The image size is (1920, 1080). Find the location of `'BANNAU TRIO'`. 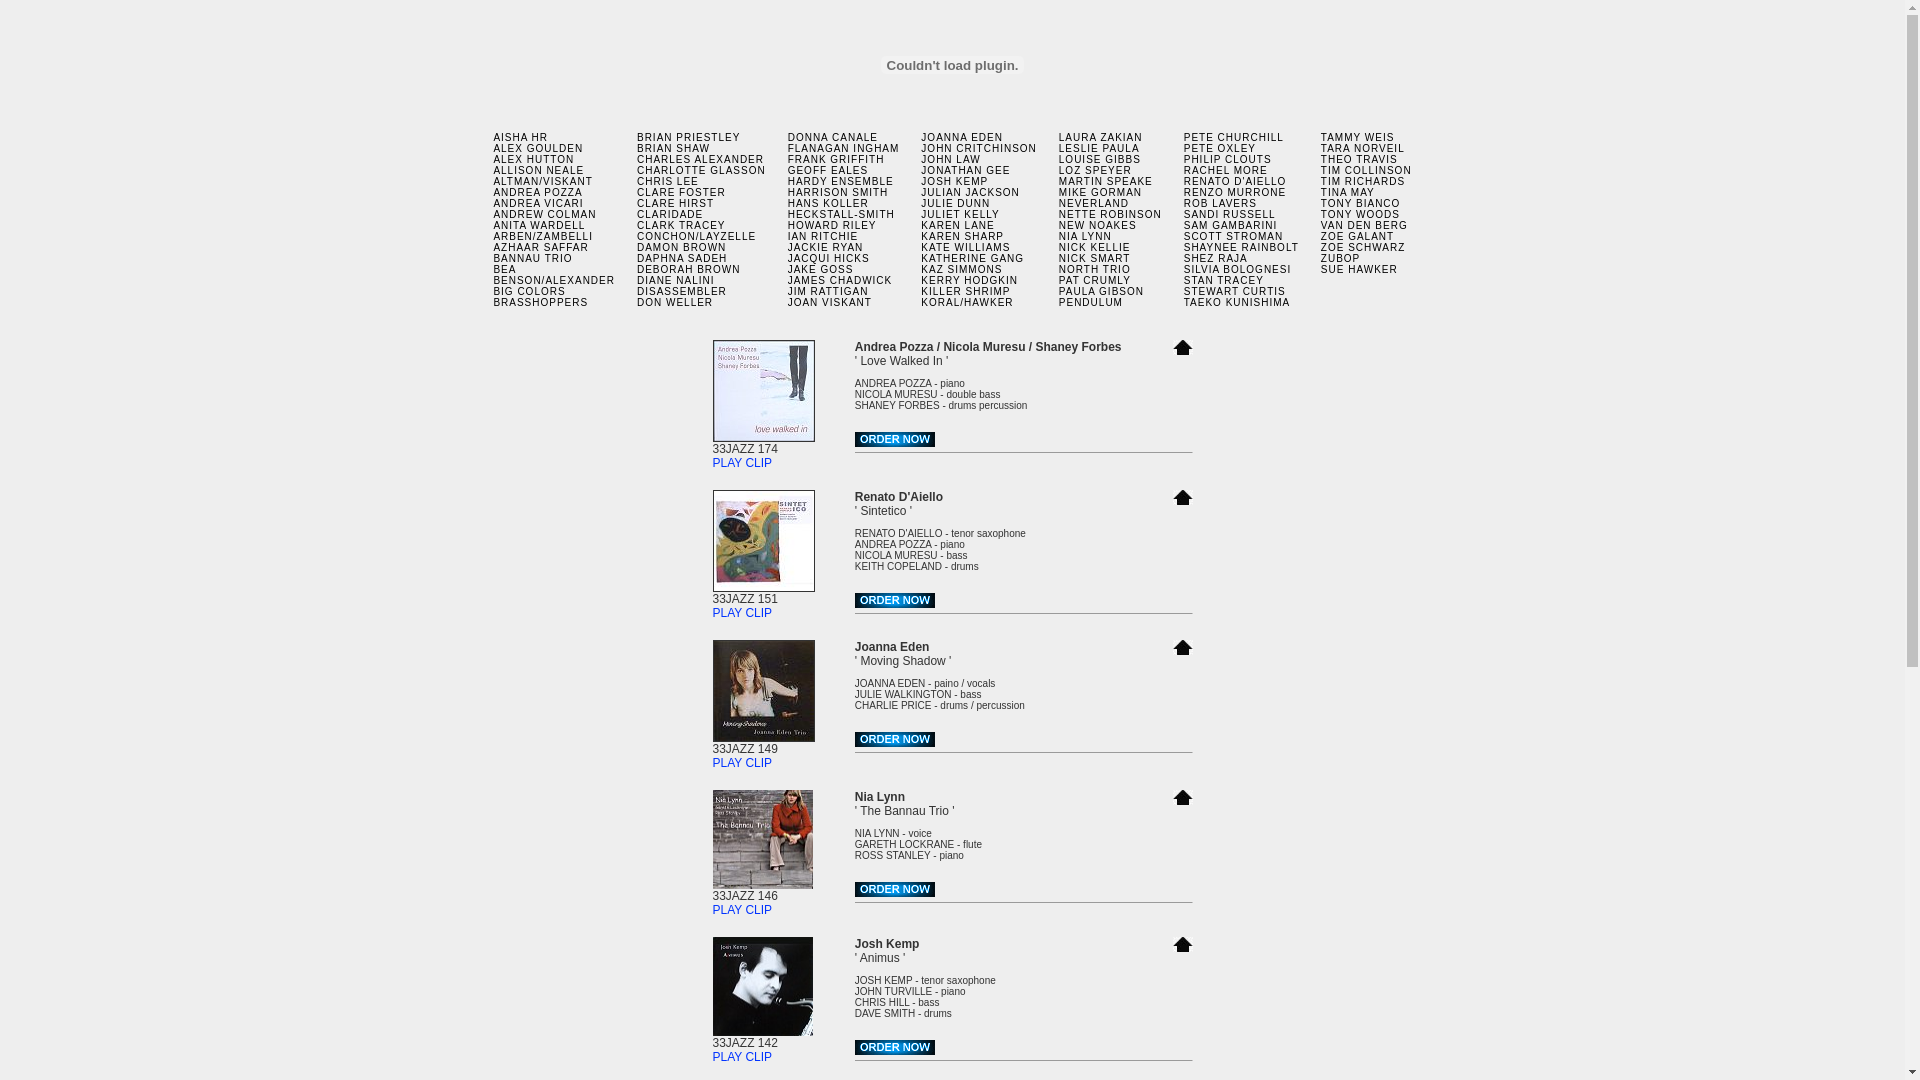

'BANNAU TRIO' is located at coordinates (532, 257).